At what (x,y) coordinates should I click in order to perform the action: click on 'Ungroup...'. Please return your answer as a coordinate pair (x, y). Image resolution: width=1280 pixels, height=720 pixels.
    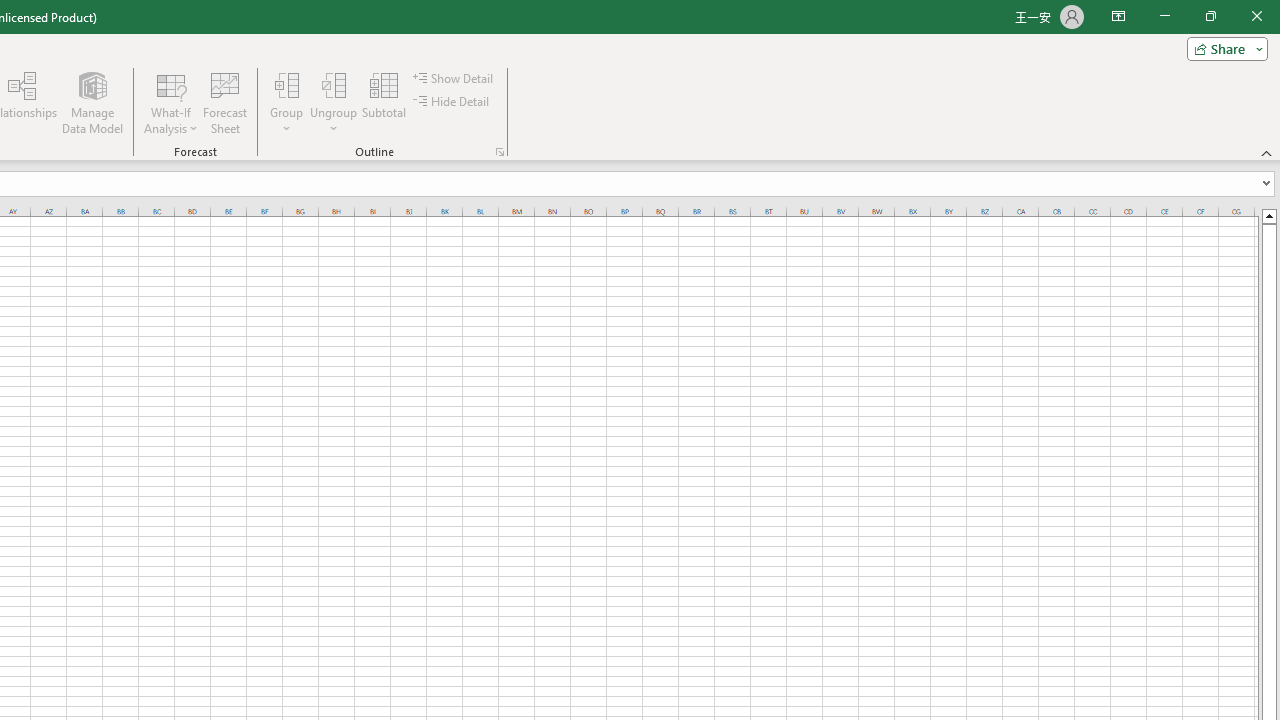
    Looking at the image, I should click on (334, 84).